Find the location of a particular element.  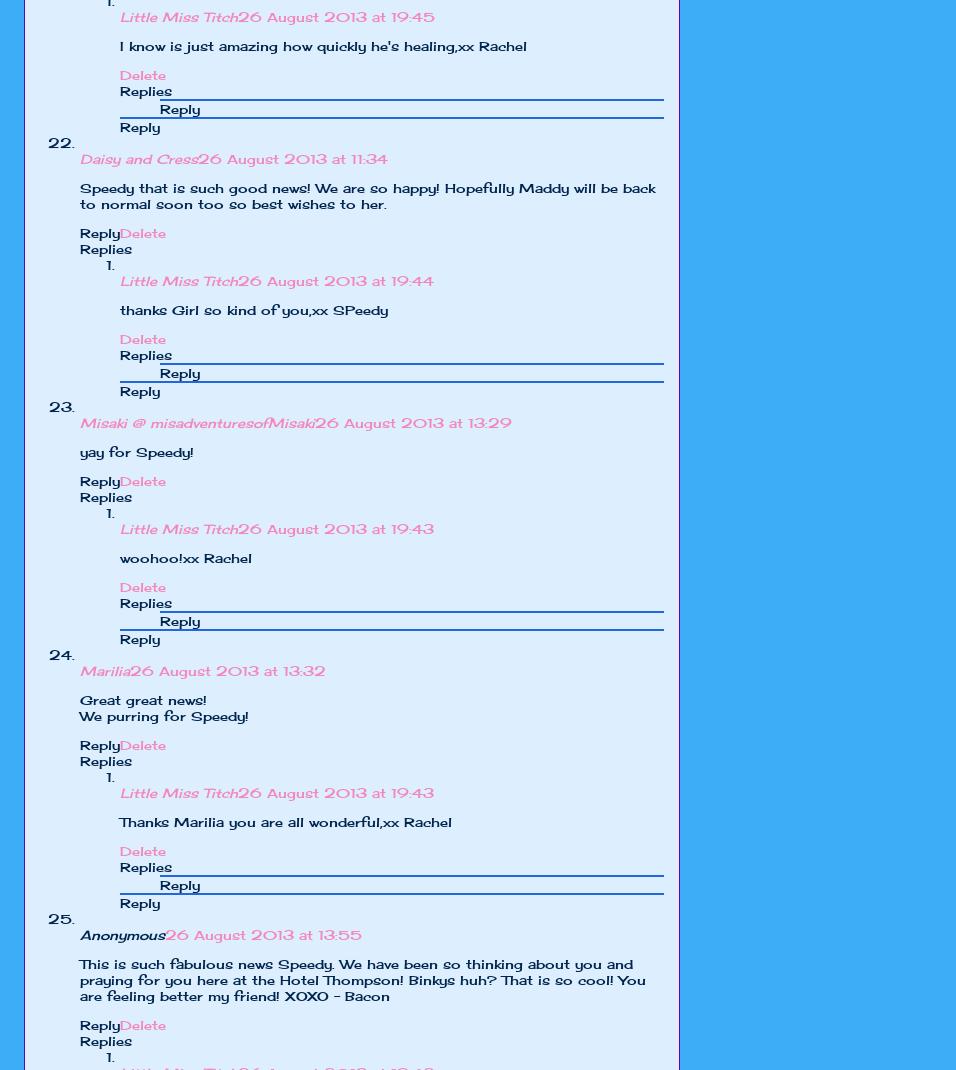

'26 August 2013 at 13:32' is located at coordinates (228, 670).